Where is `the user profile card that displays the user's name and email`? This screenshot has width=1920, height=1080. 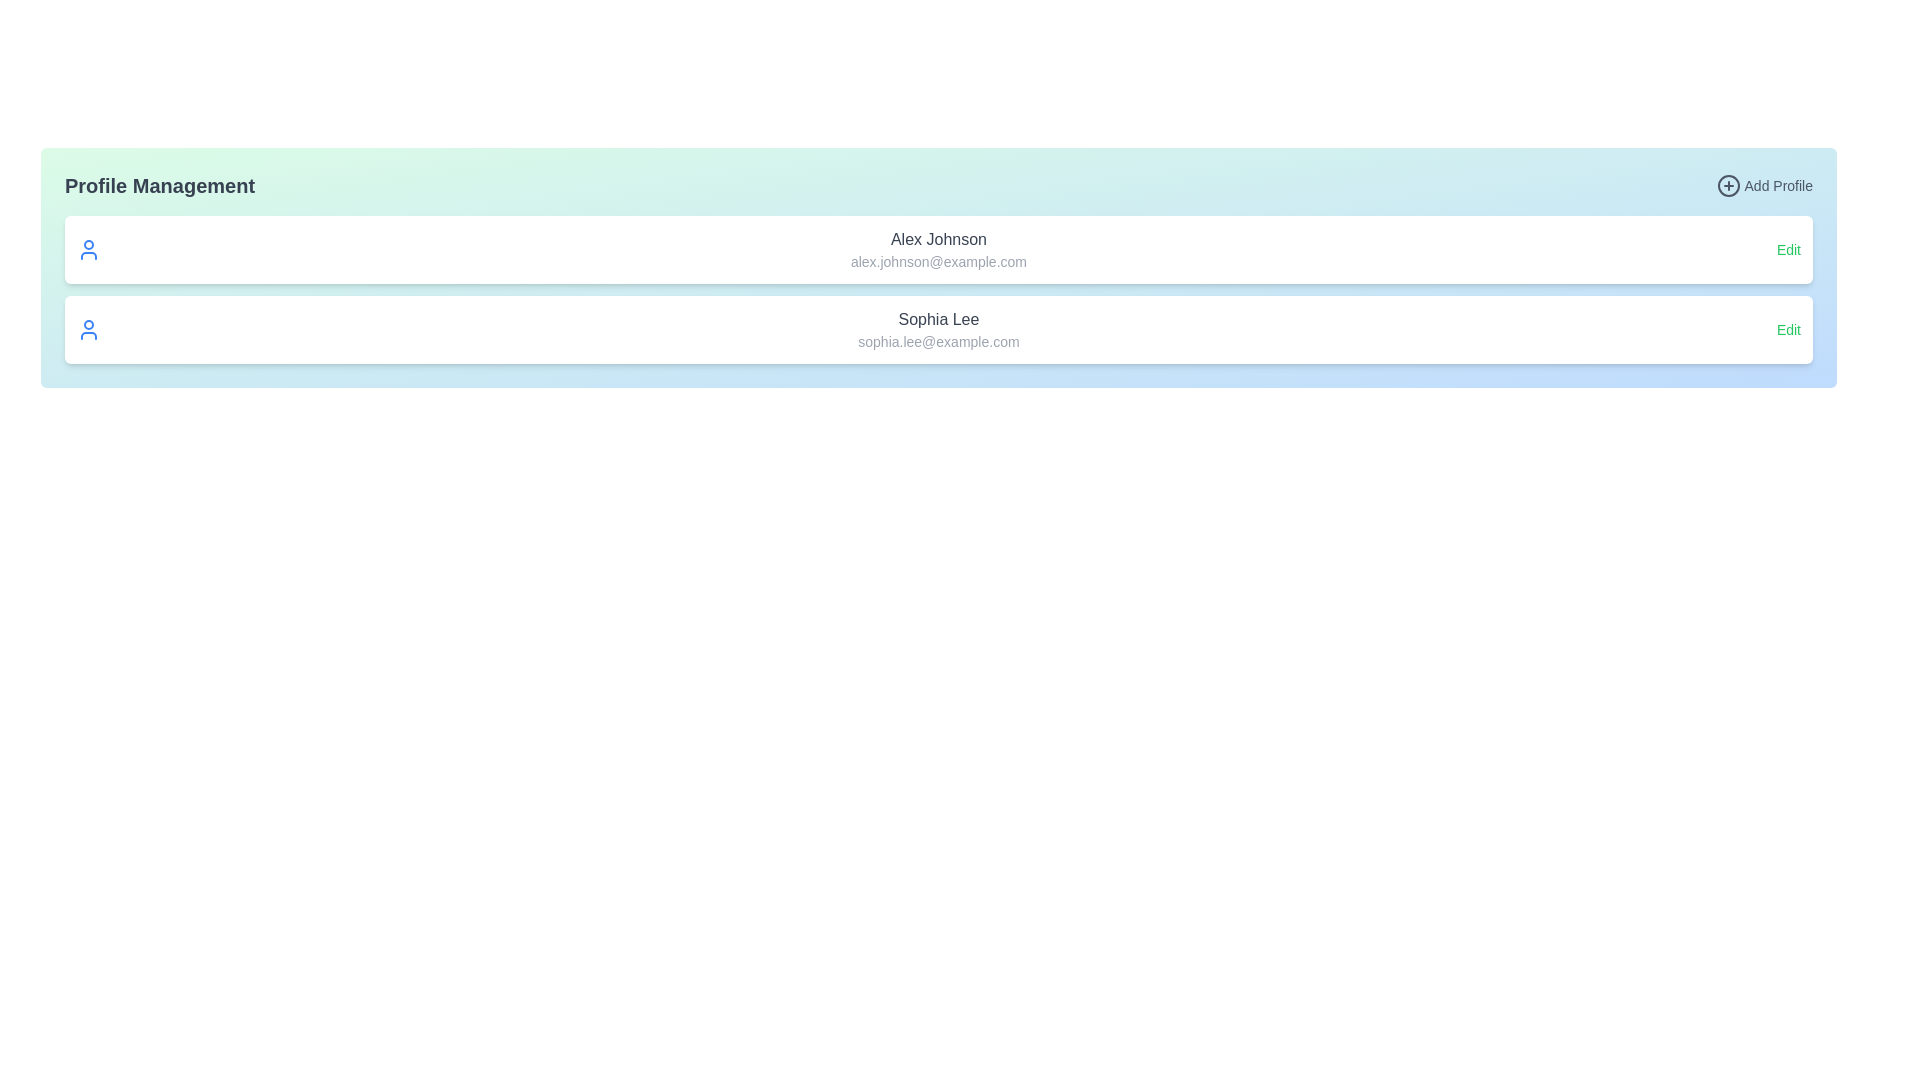
the user profile card that displays the user's name and email is located at coordinates (938, 329).